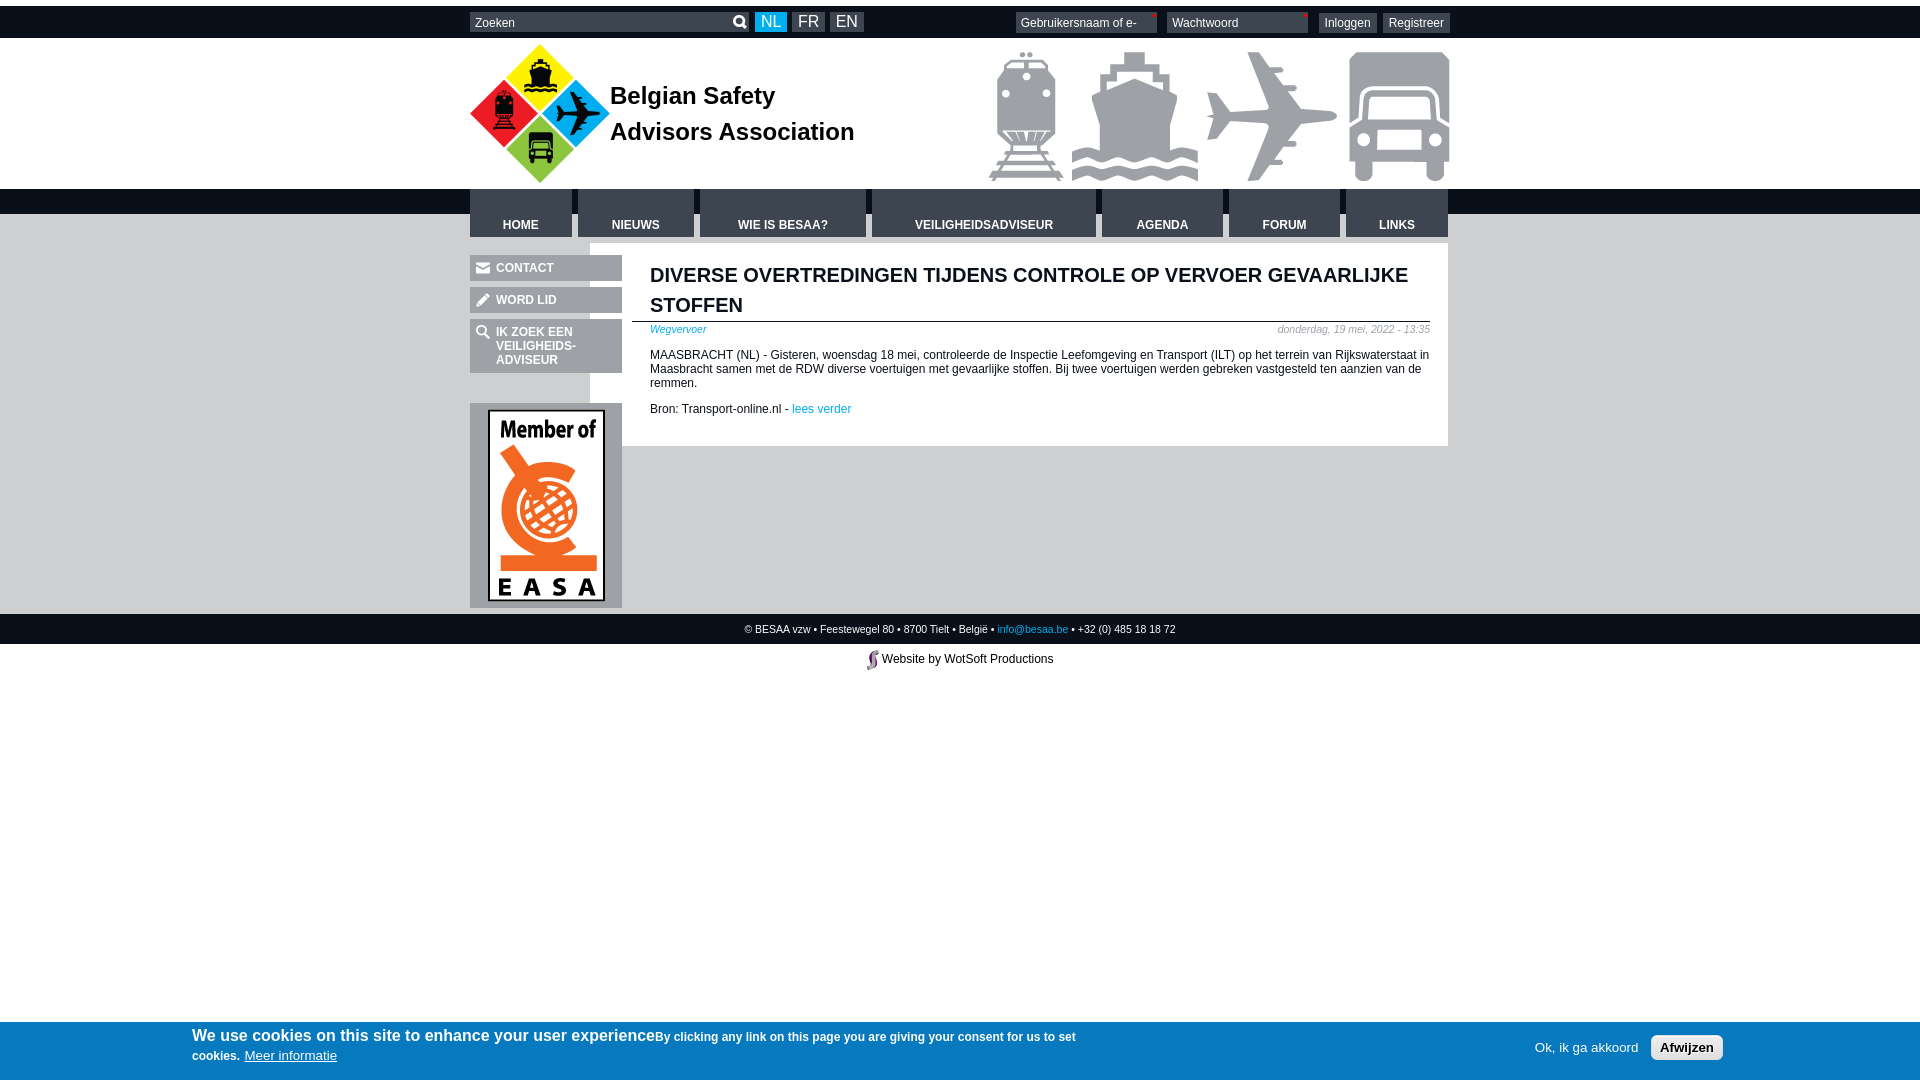 This screenshot has height=1080, width=1920. I want to click on 'Registreer', so click(1415, 23).